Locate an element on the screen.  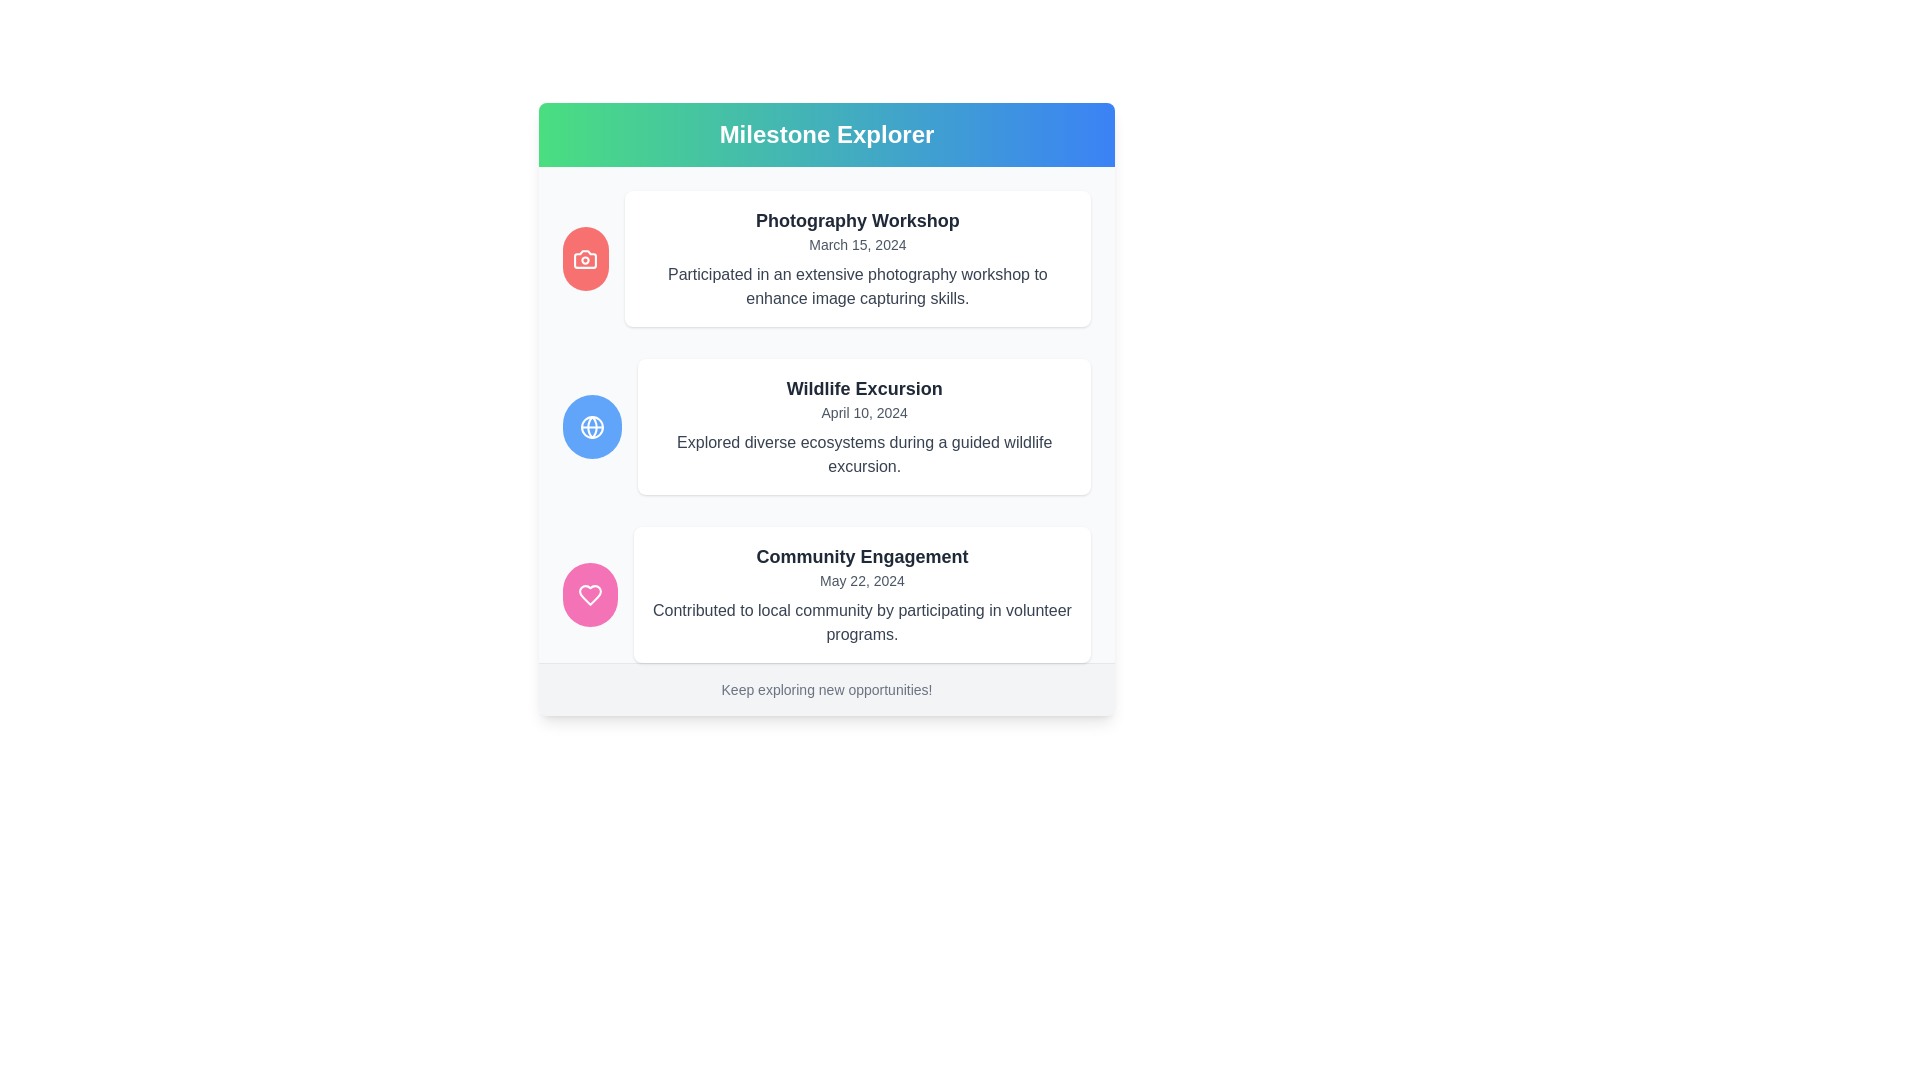
the static banner or heading located at the topmost section of the card-like layout, which serves as the title for the content section that follows is located at coordinates (826, 135).